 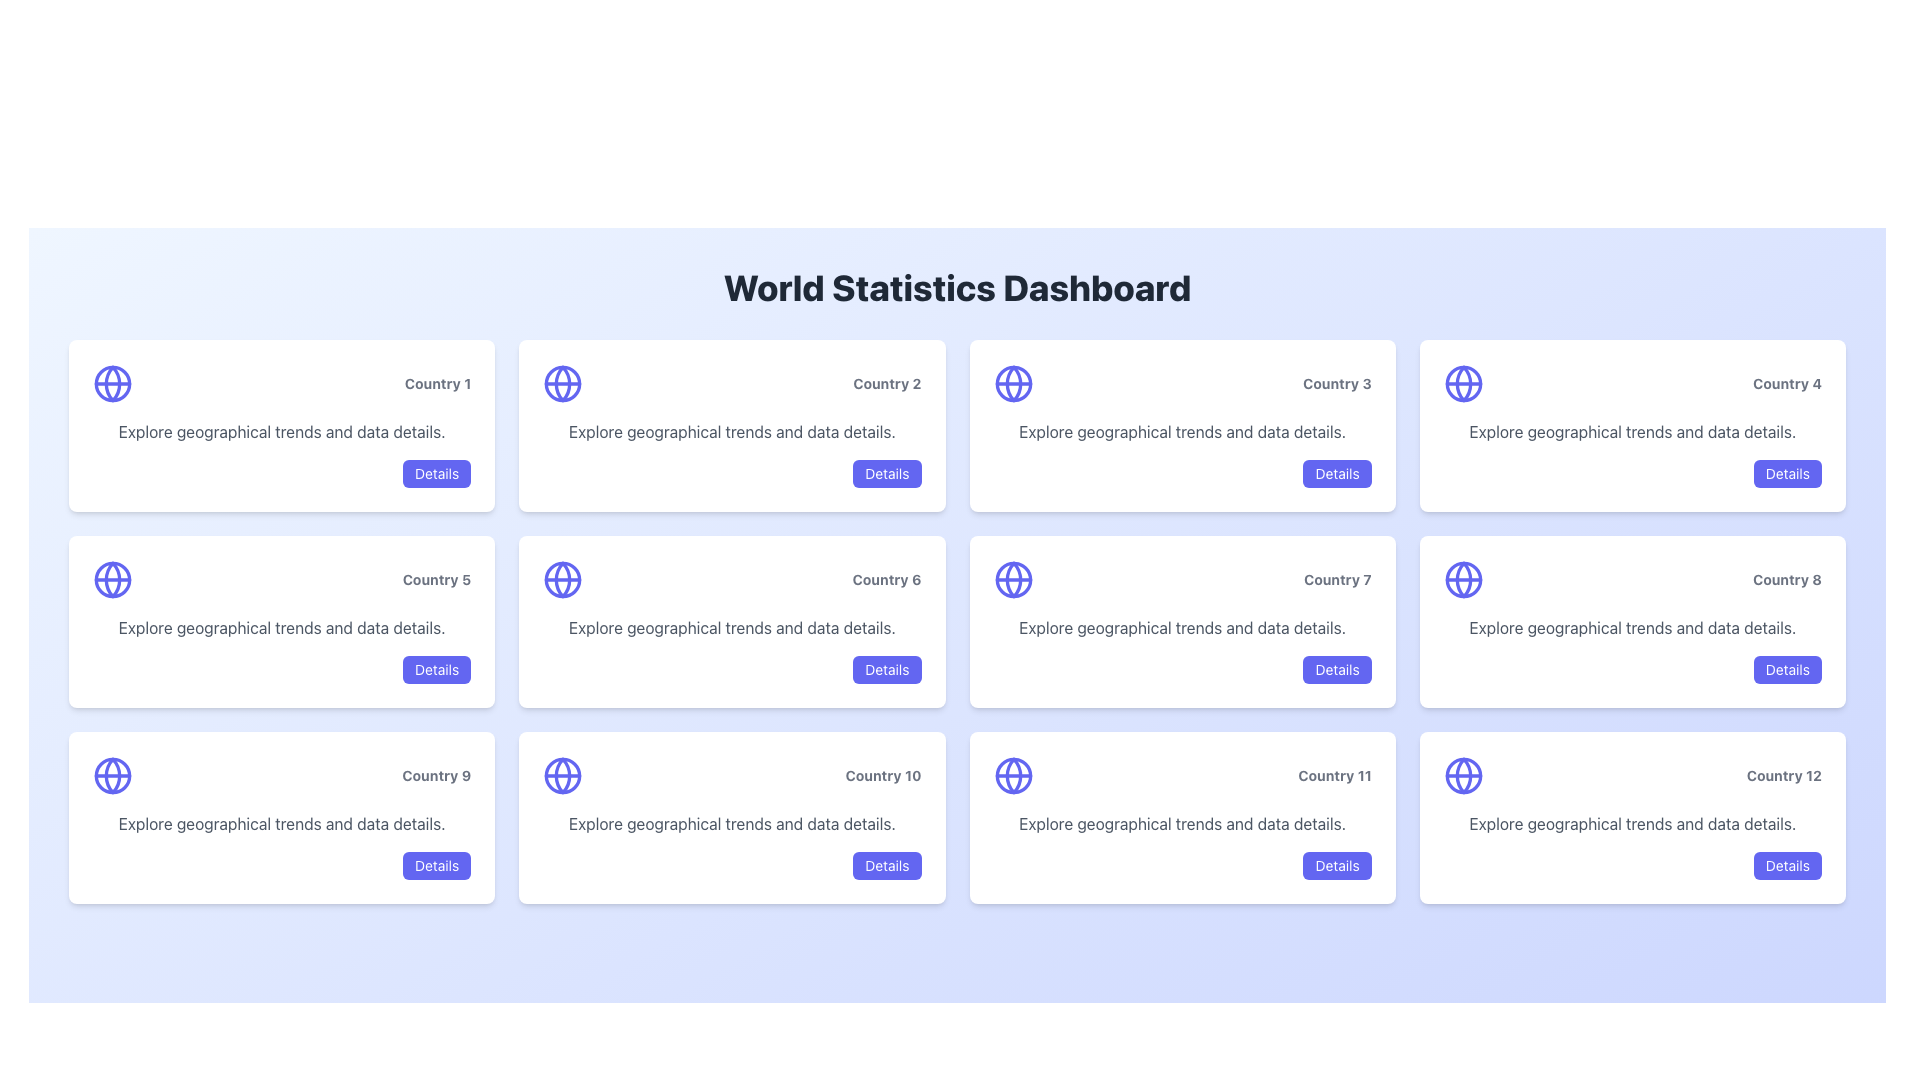 What do you see at coordinates (1182, 627) in the screenshot?
I see `the descriptive text located within the card labeled 'Country 7', which is positioned below the heading 'Country 7' and above the 'Details' button` at bounding box center [1182, 627].